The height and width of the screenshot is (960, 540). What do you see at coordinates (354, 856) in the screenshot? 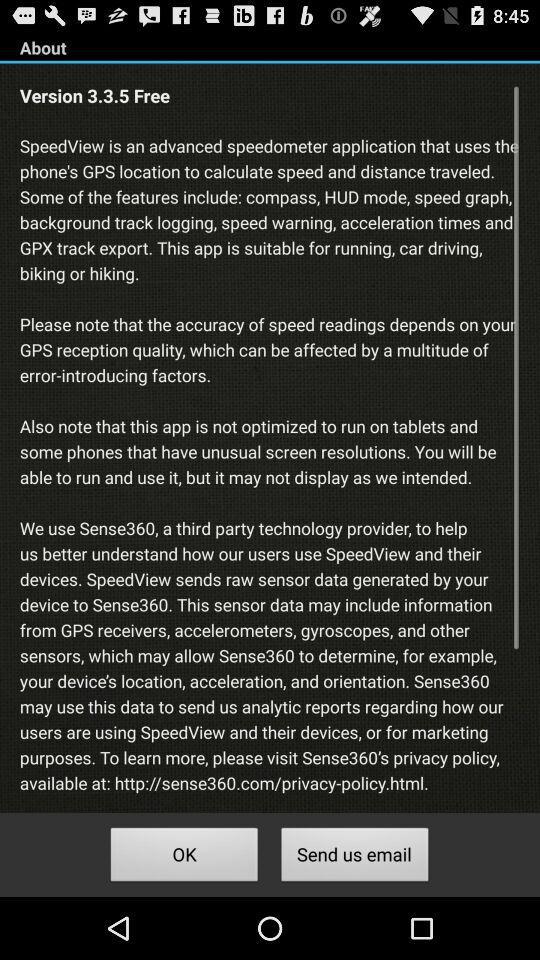
I see `the send us email button` at bounding box center [354, 856].